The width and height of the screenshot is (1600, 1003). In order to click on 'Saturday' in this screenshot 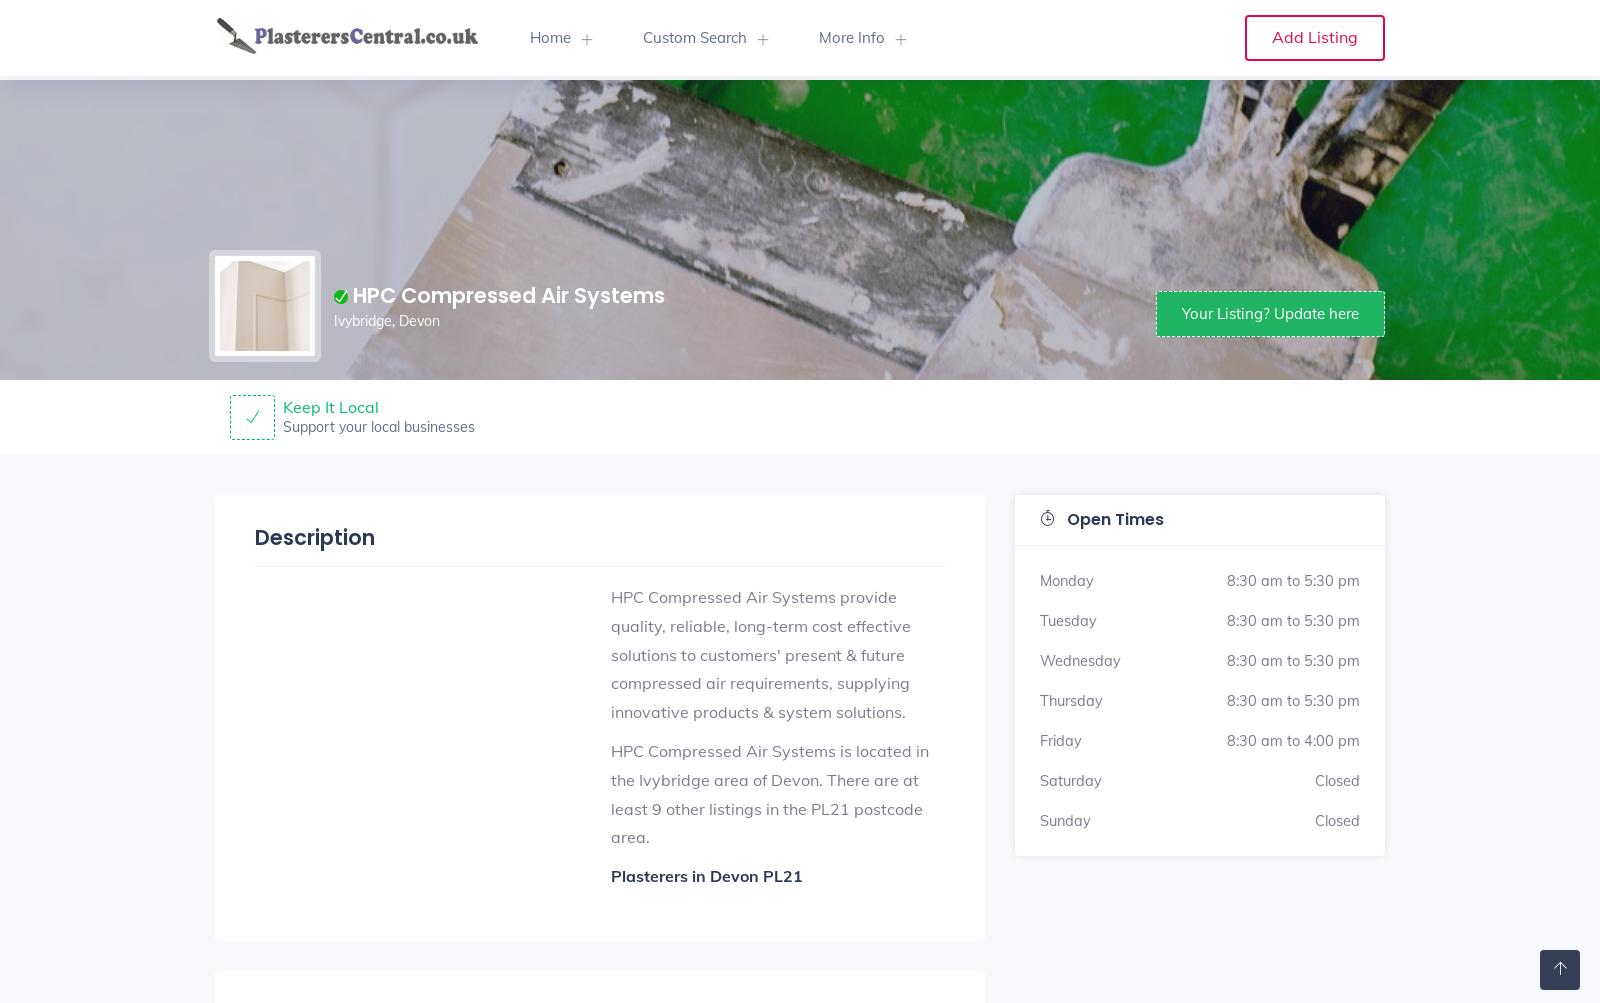, I will do `click(1071, 779)`.